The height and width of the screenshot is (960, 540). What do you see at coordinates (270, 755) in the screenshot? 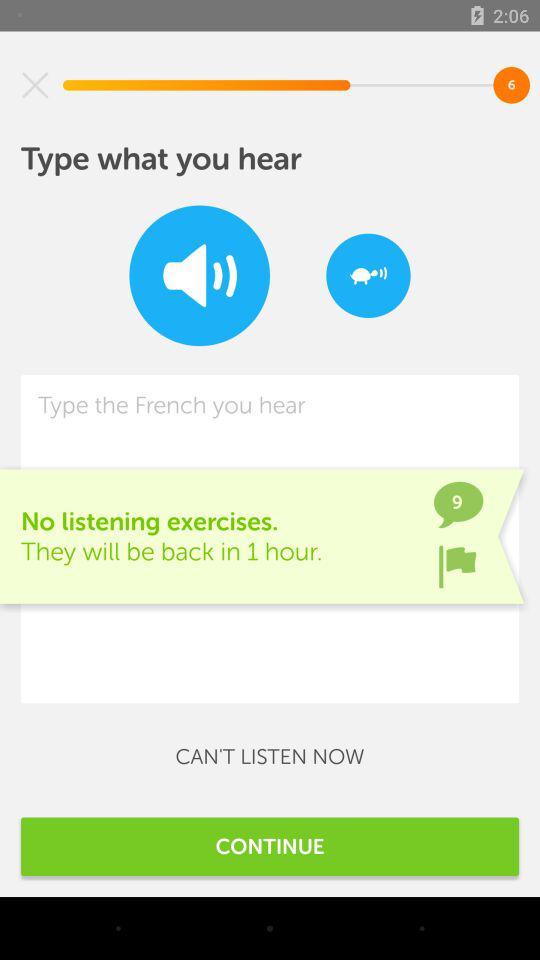
I see `the can t listen` at bounding box center [270, 755].